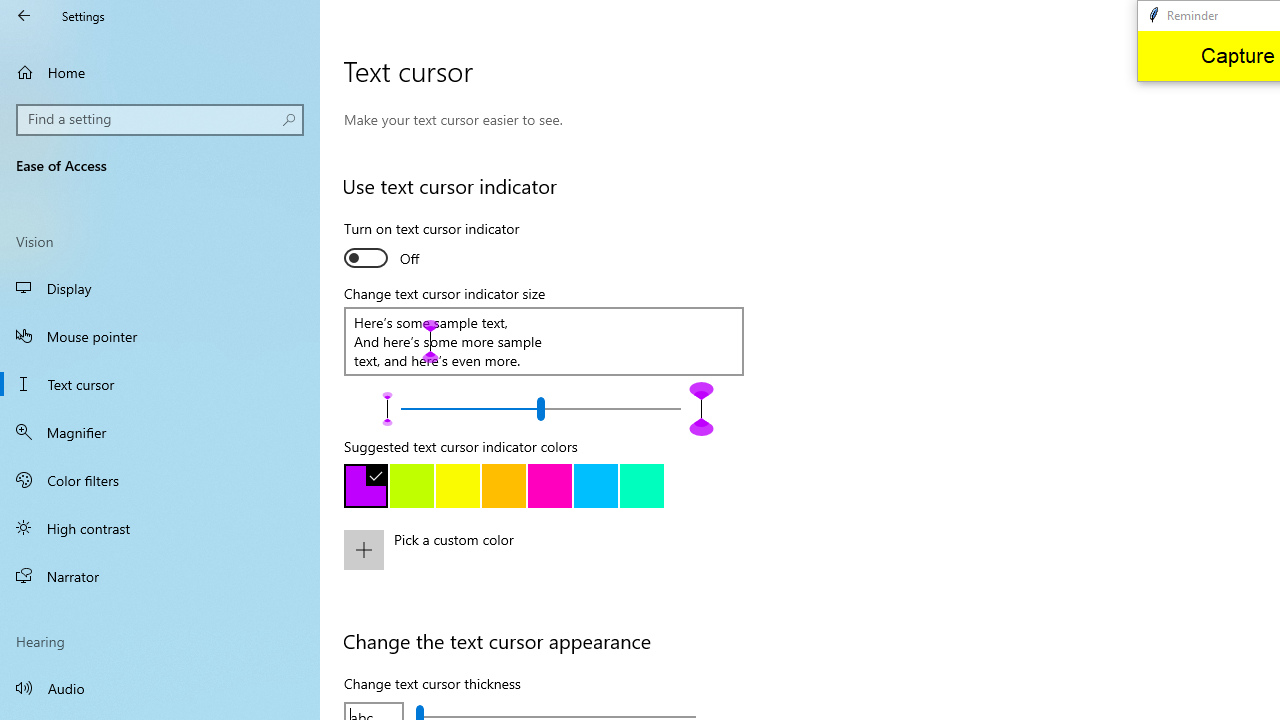  I want to click on 'Home', so click(160, 71).